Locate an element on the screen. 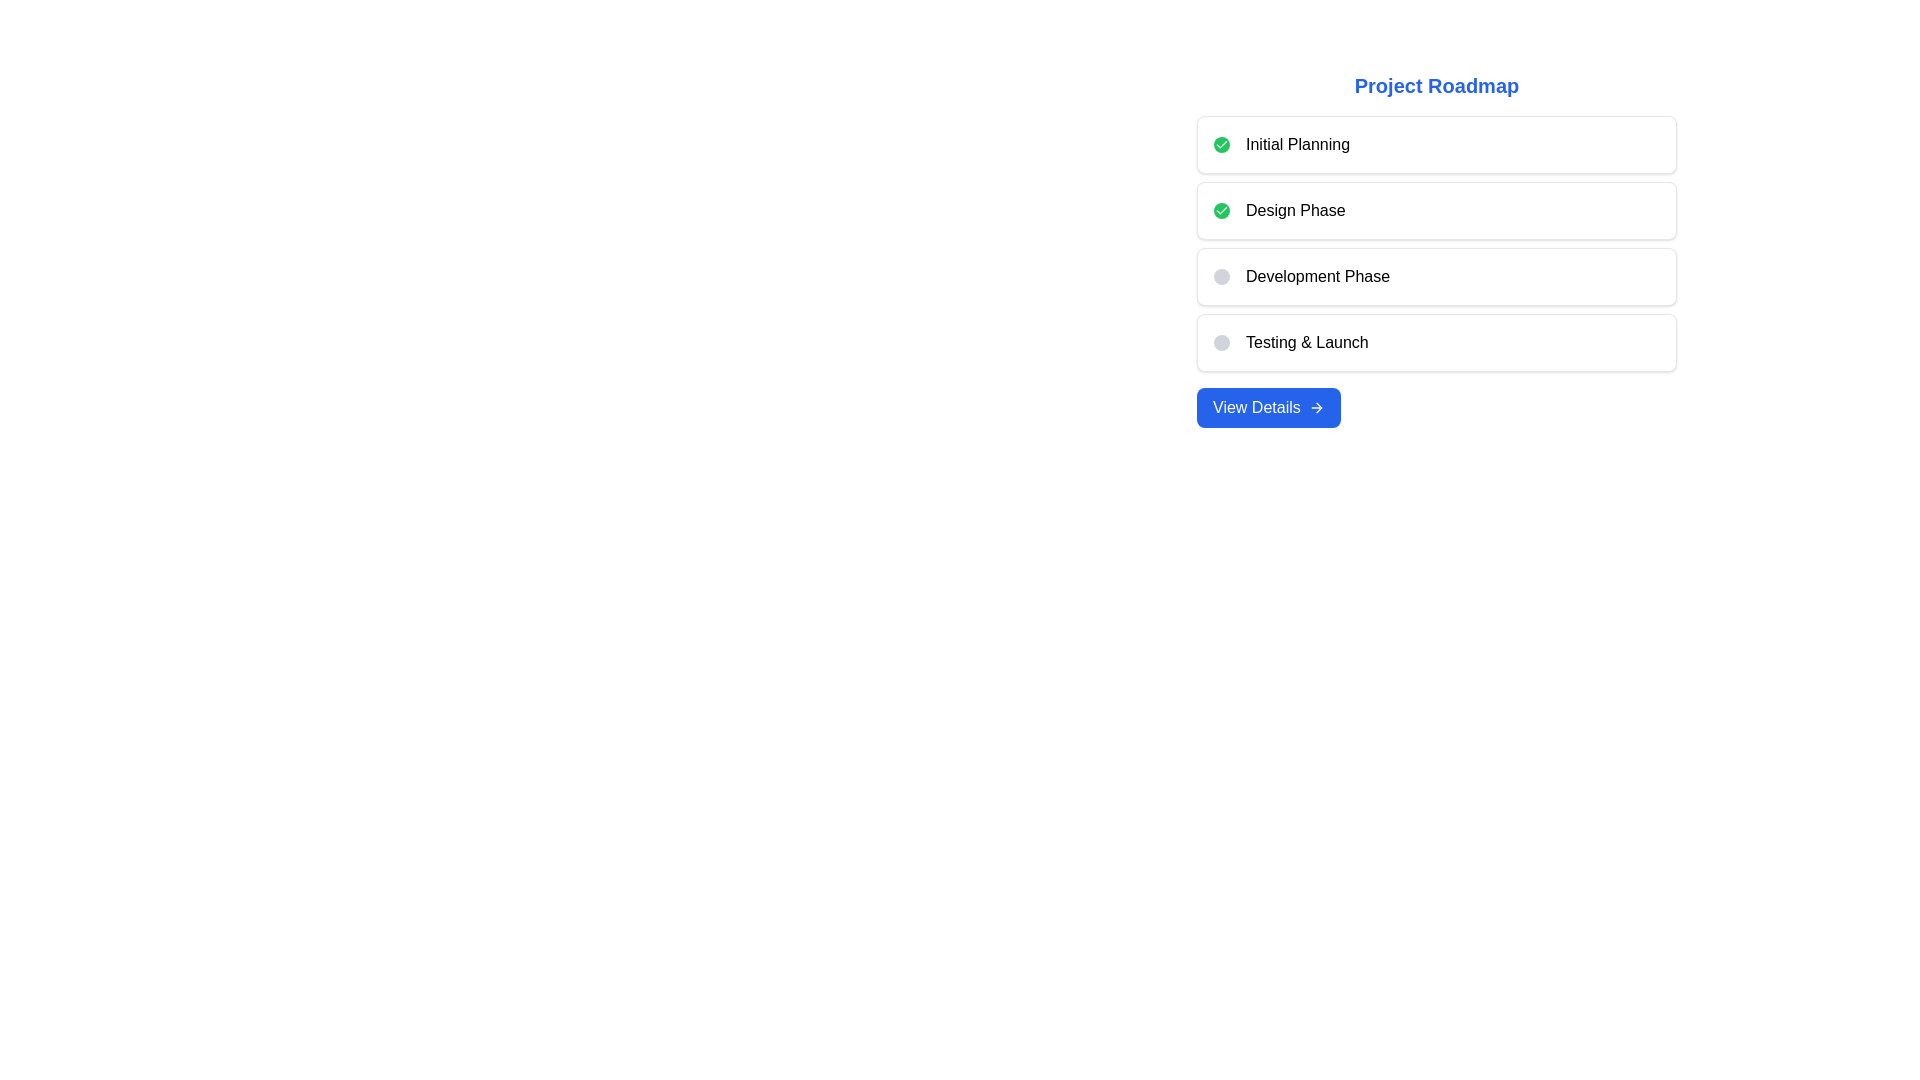  text label that displays 'Project Roadmap', which is styled in bold and large blue font, located at the top of the interface is located at coordinates (1435, 84).